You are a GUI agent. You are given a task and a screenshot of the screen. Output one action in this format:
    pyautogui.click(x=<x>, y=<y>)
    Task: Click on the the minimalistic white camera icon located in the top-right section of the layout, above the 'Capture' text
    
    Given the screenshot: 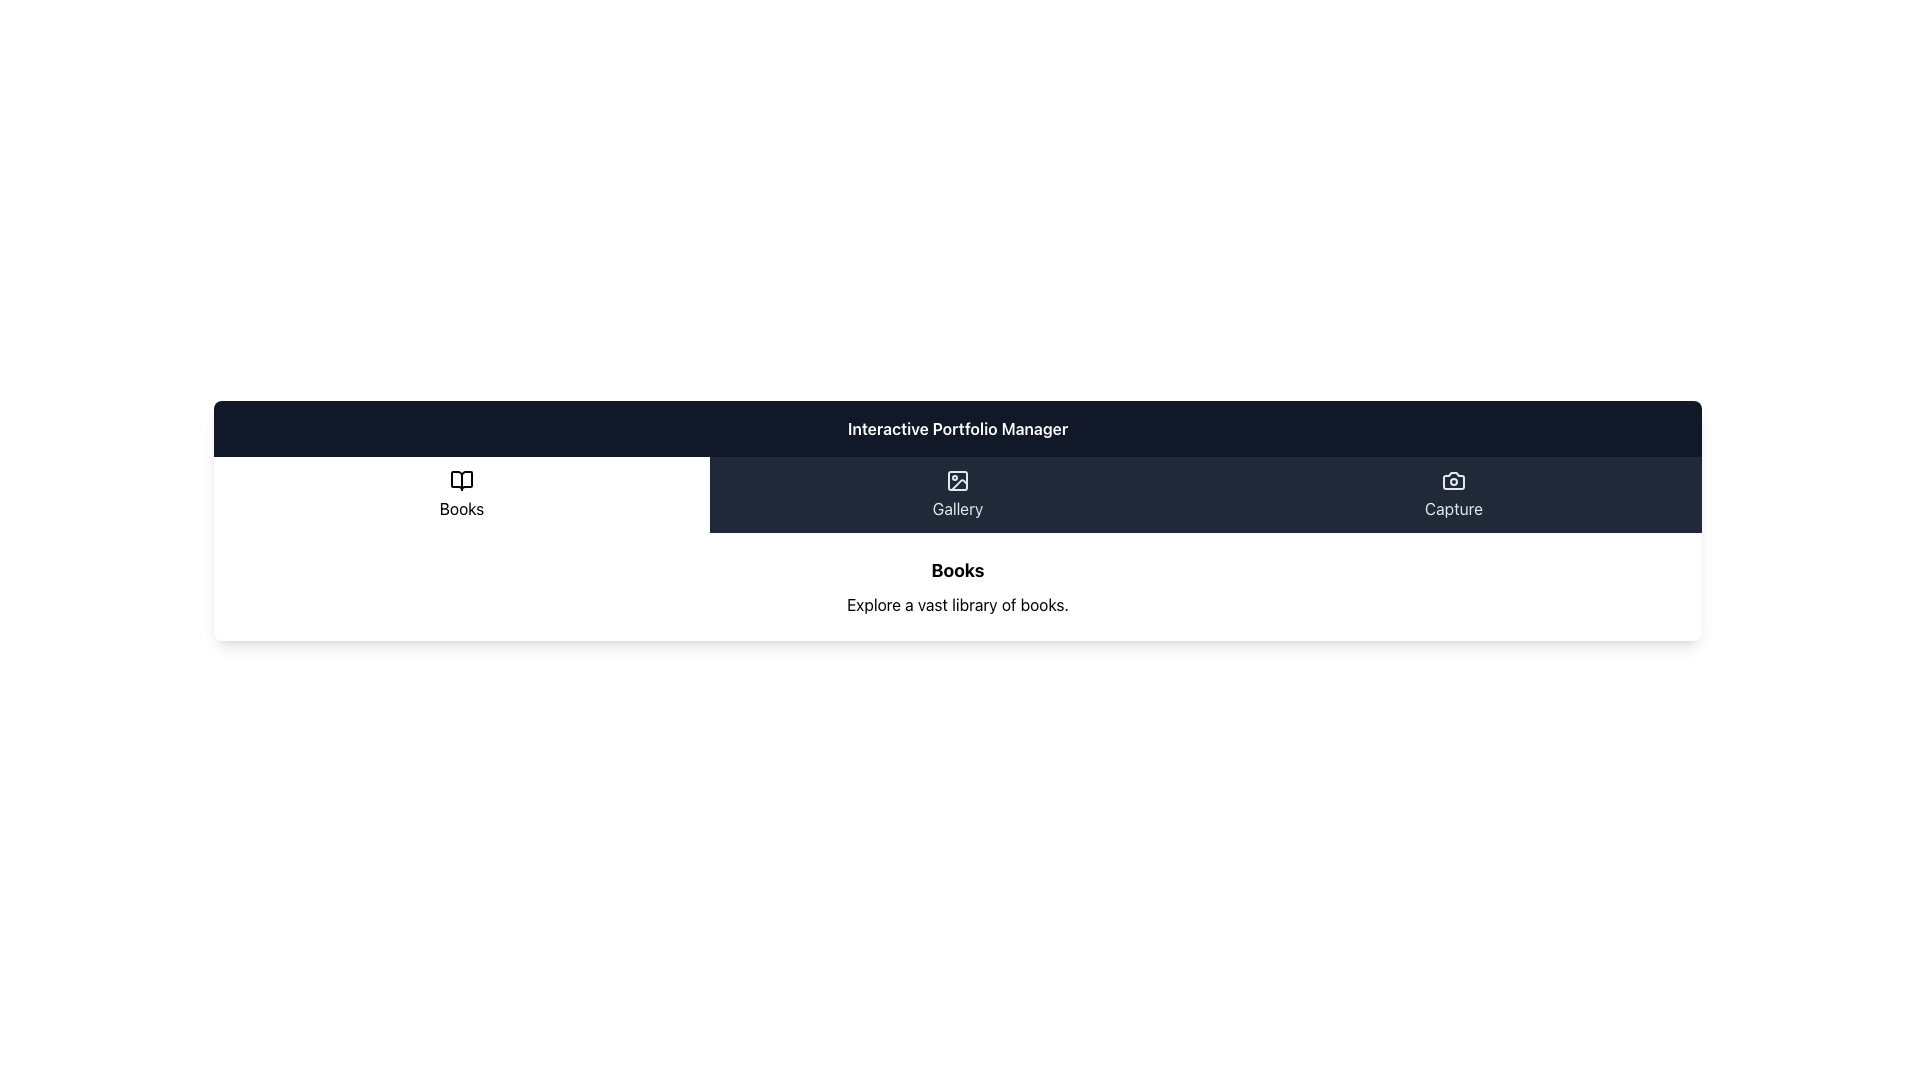 What is the action you would take?
    pyautogui.click(x=1454, y=481)
    